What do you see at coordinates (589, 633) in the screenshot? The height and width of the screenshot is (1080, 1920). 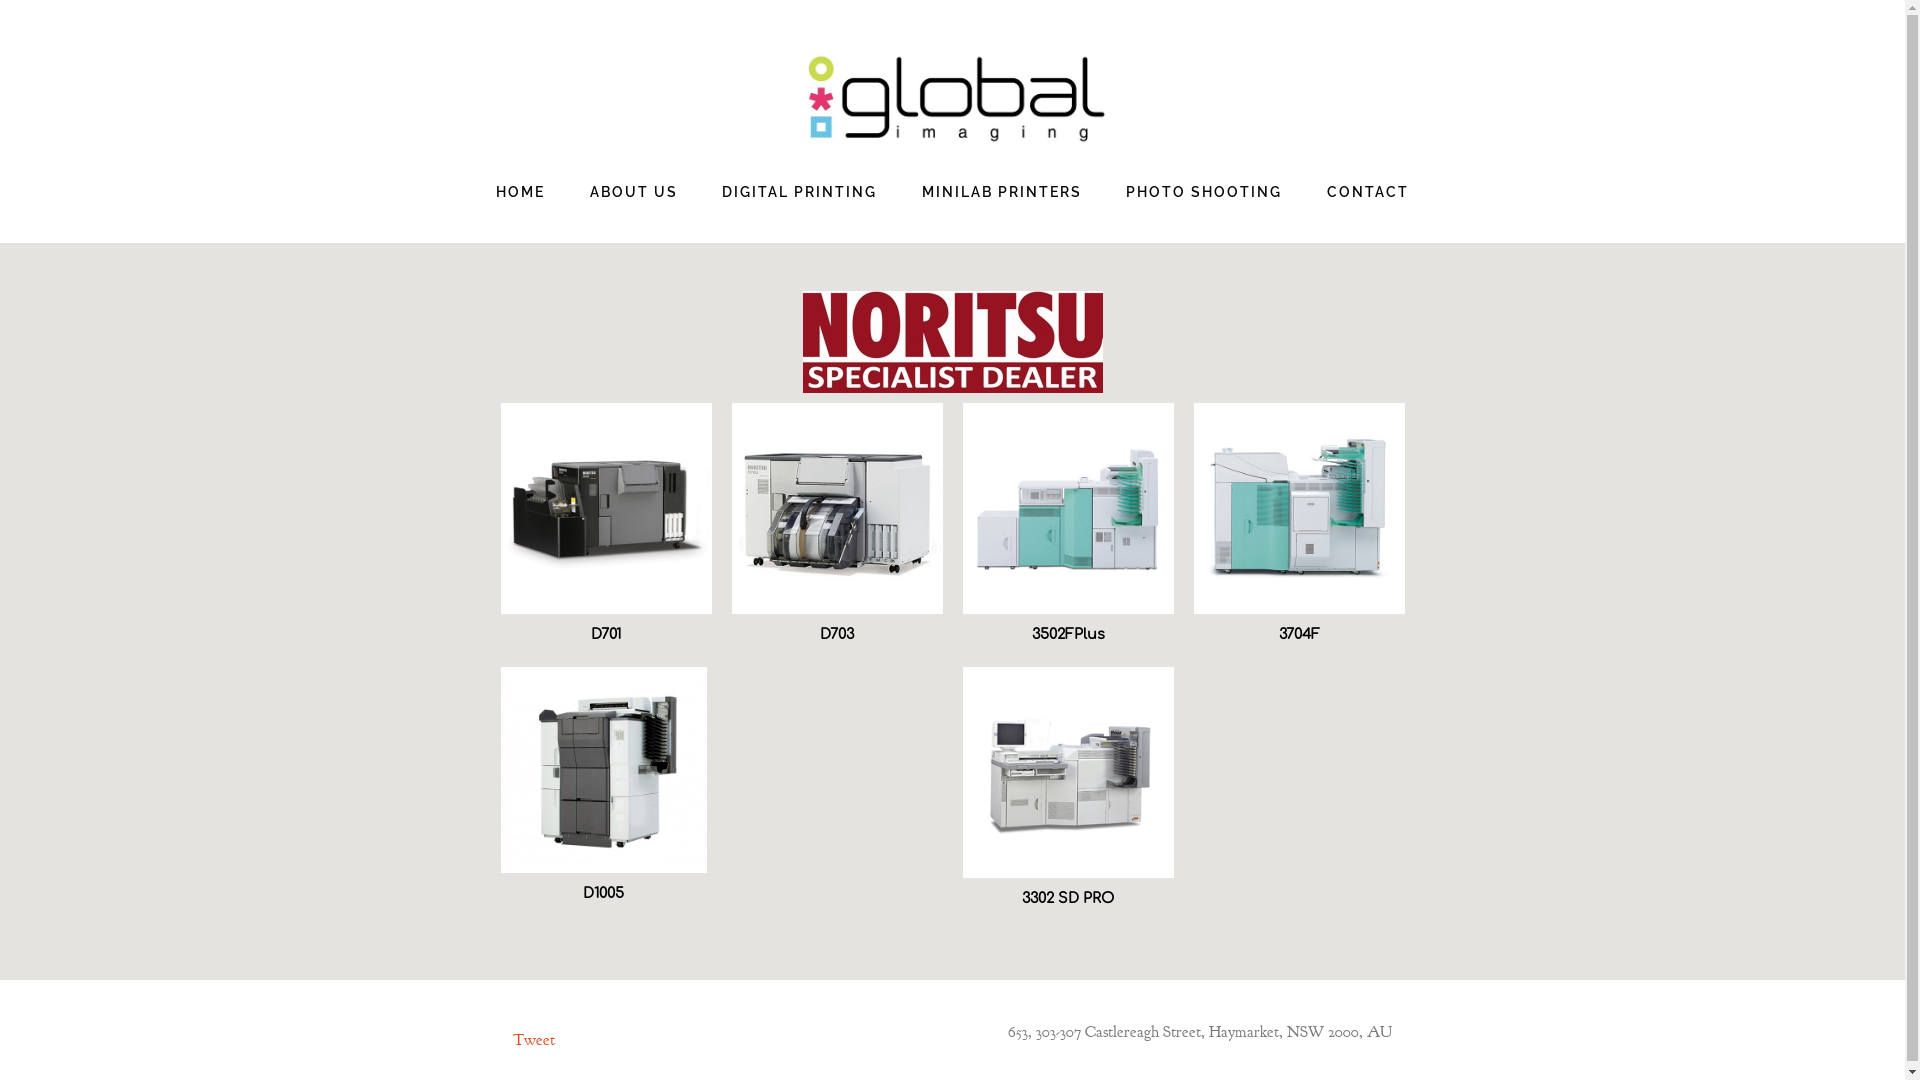 I see `'D701'` at bounding box center [589, 633].